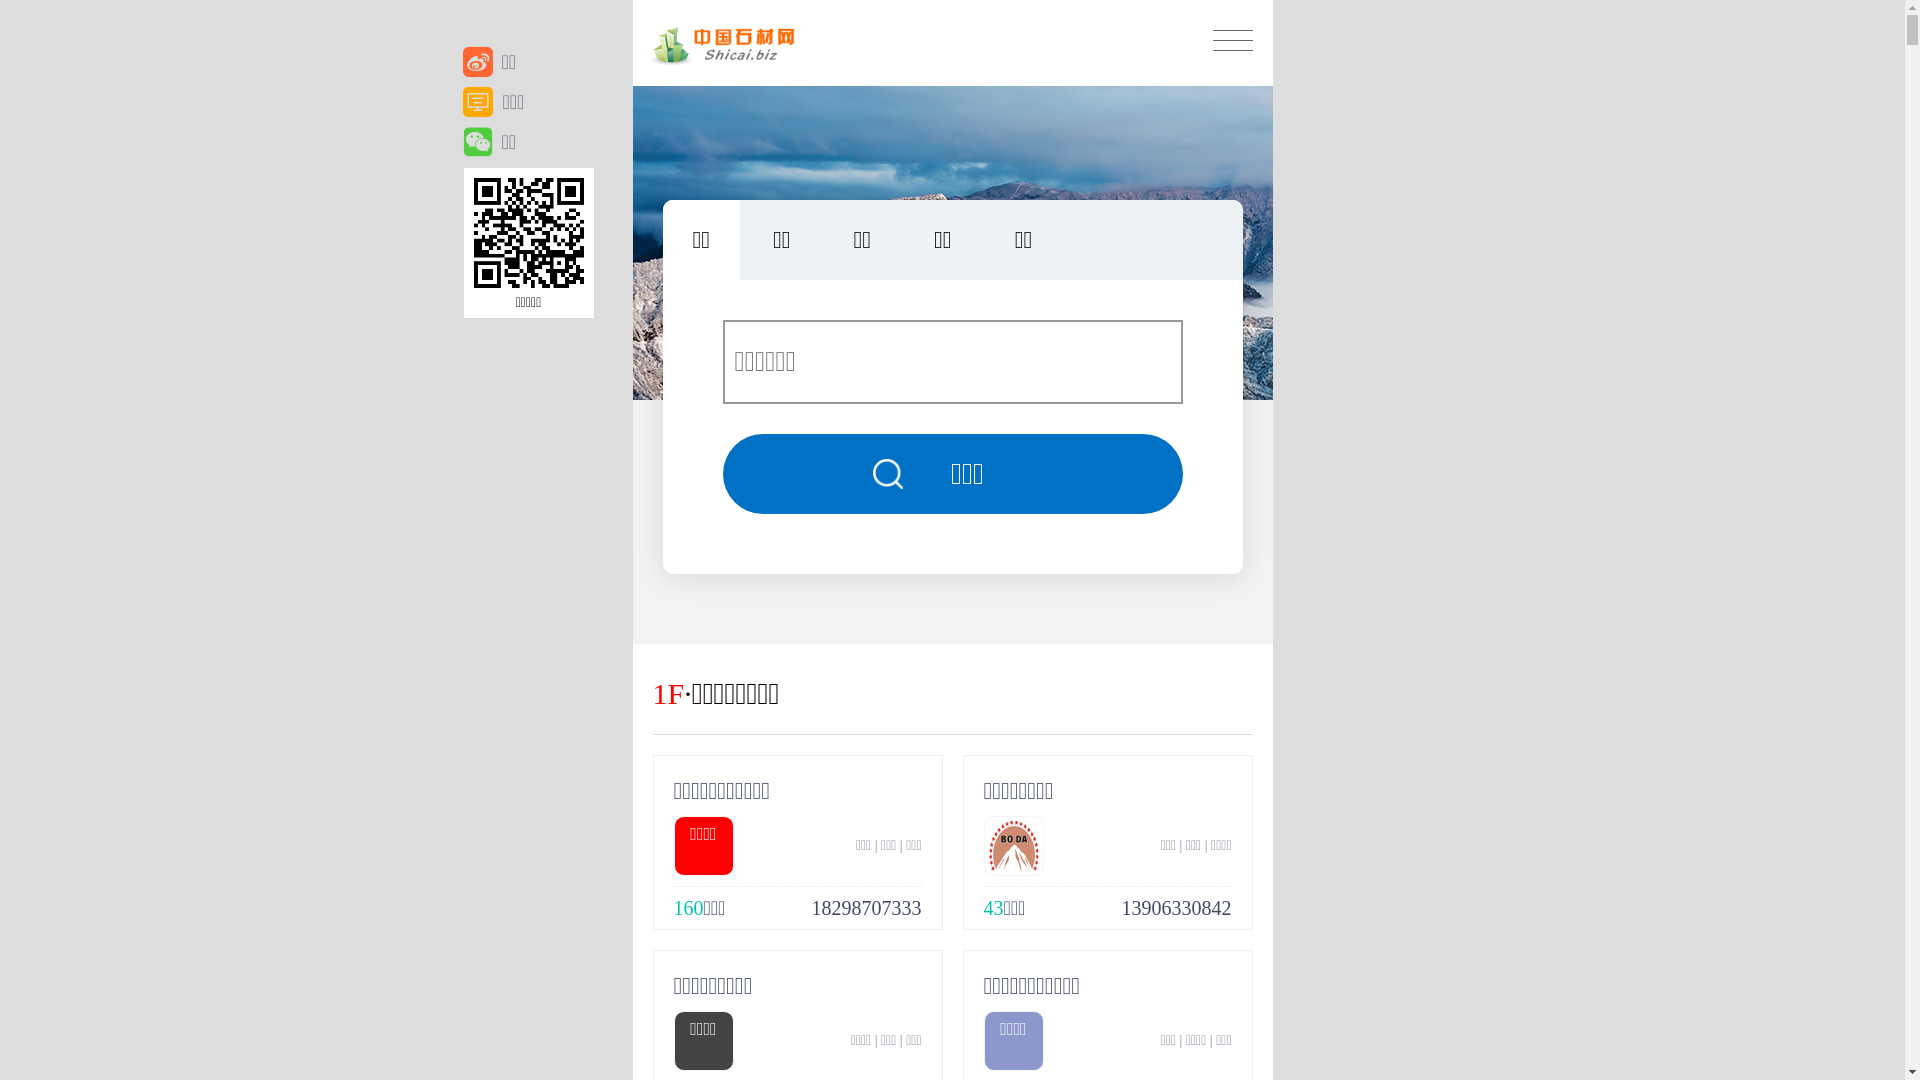  I want to click on '13906330842', so click(1176, 907).